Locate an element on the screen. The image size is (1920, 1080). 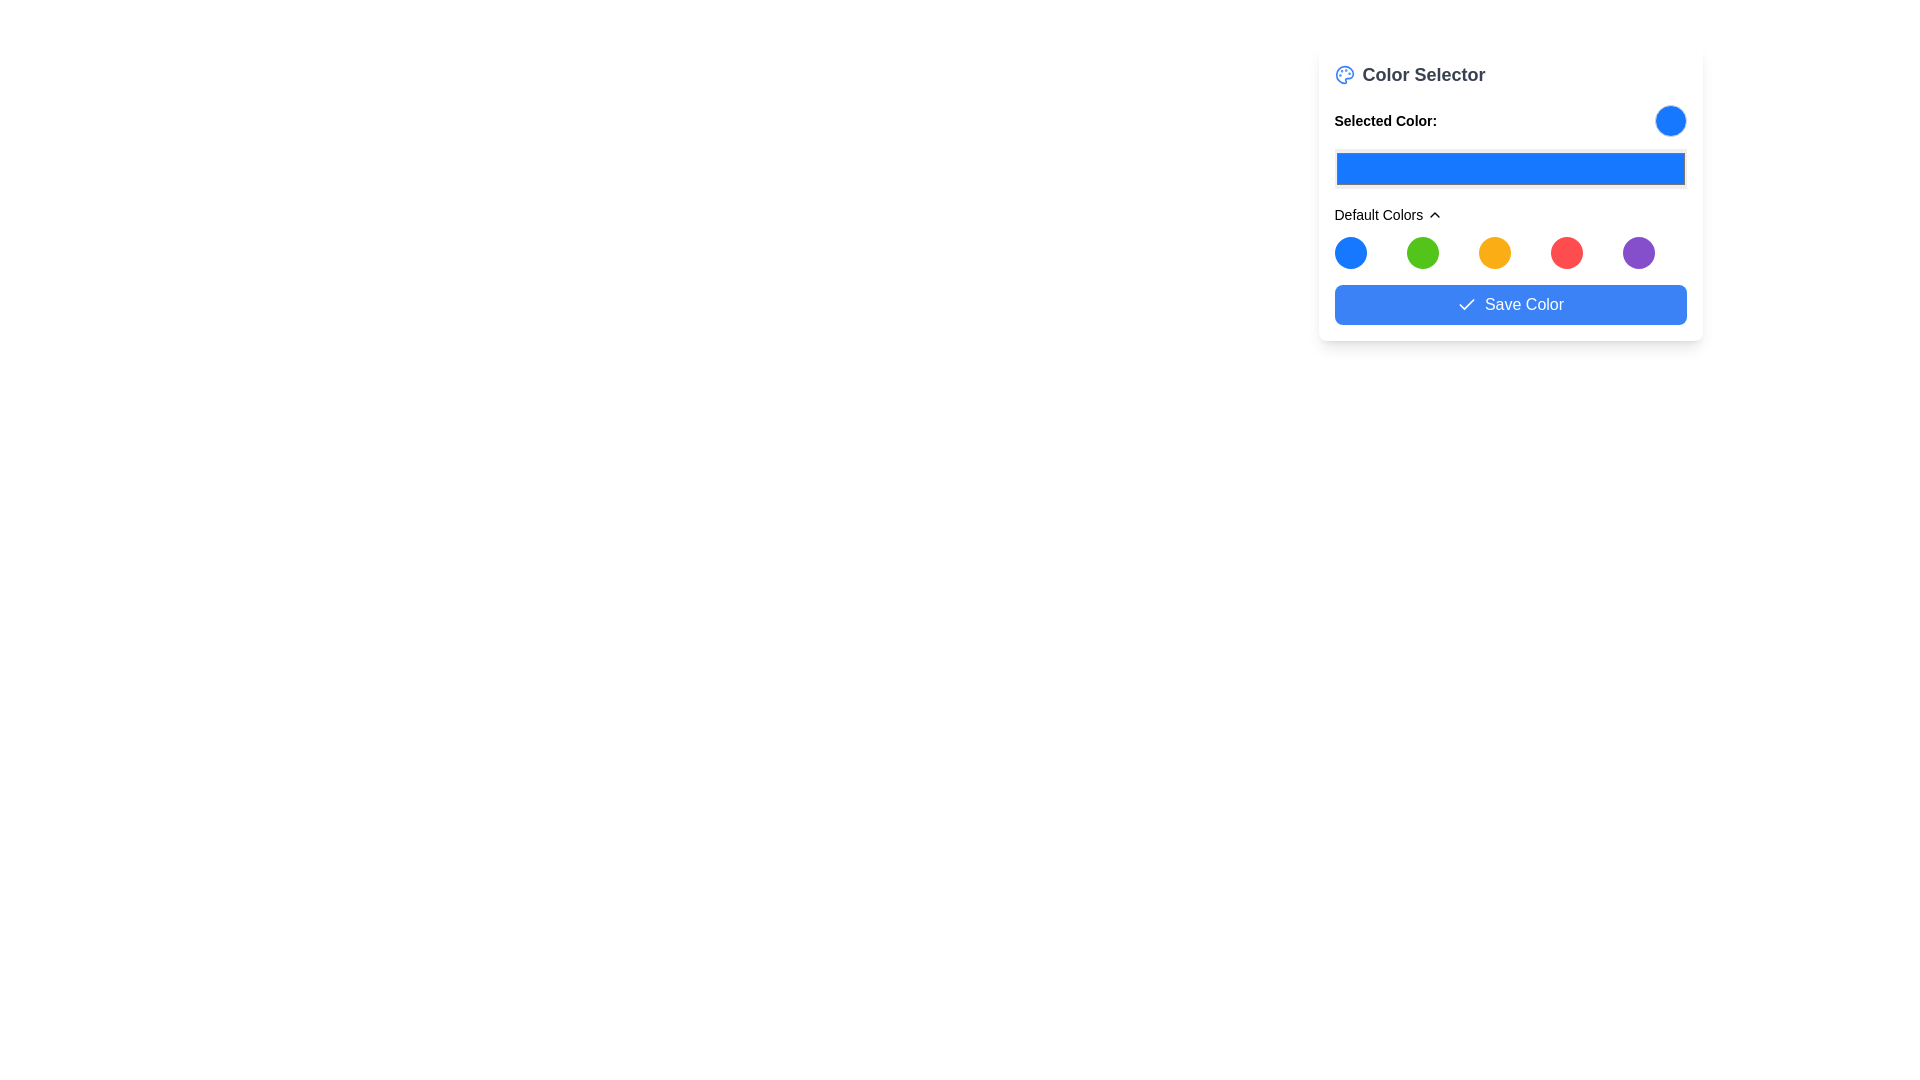
Display and color representation area that shows the label 'Selected Color:' followed by a circular representation of the currently chosen color is located at coordinates (1510, 120).